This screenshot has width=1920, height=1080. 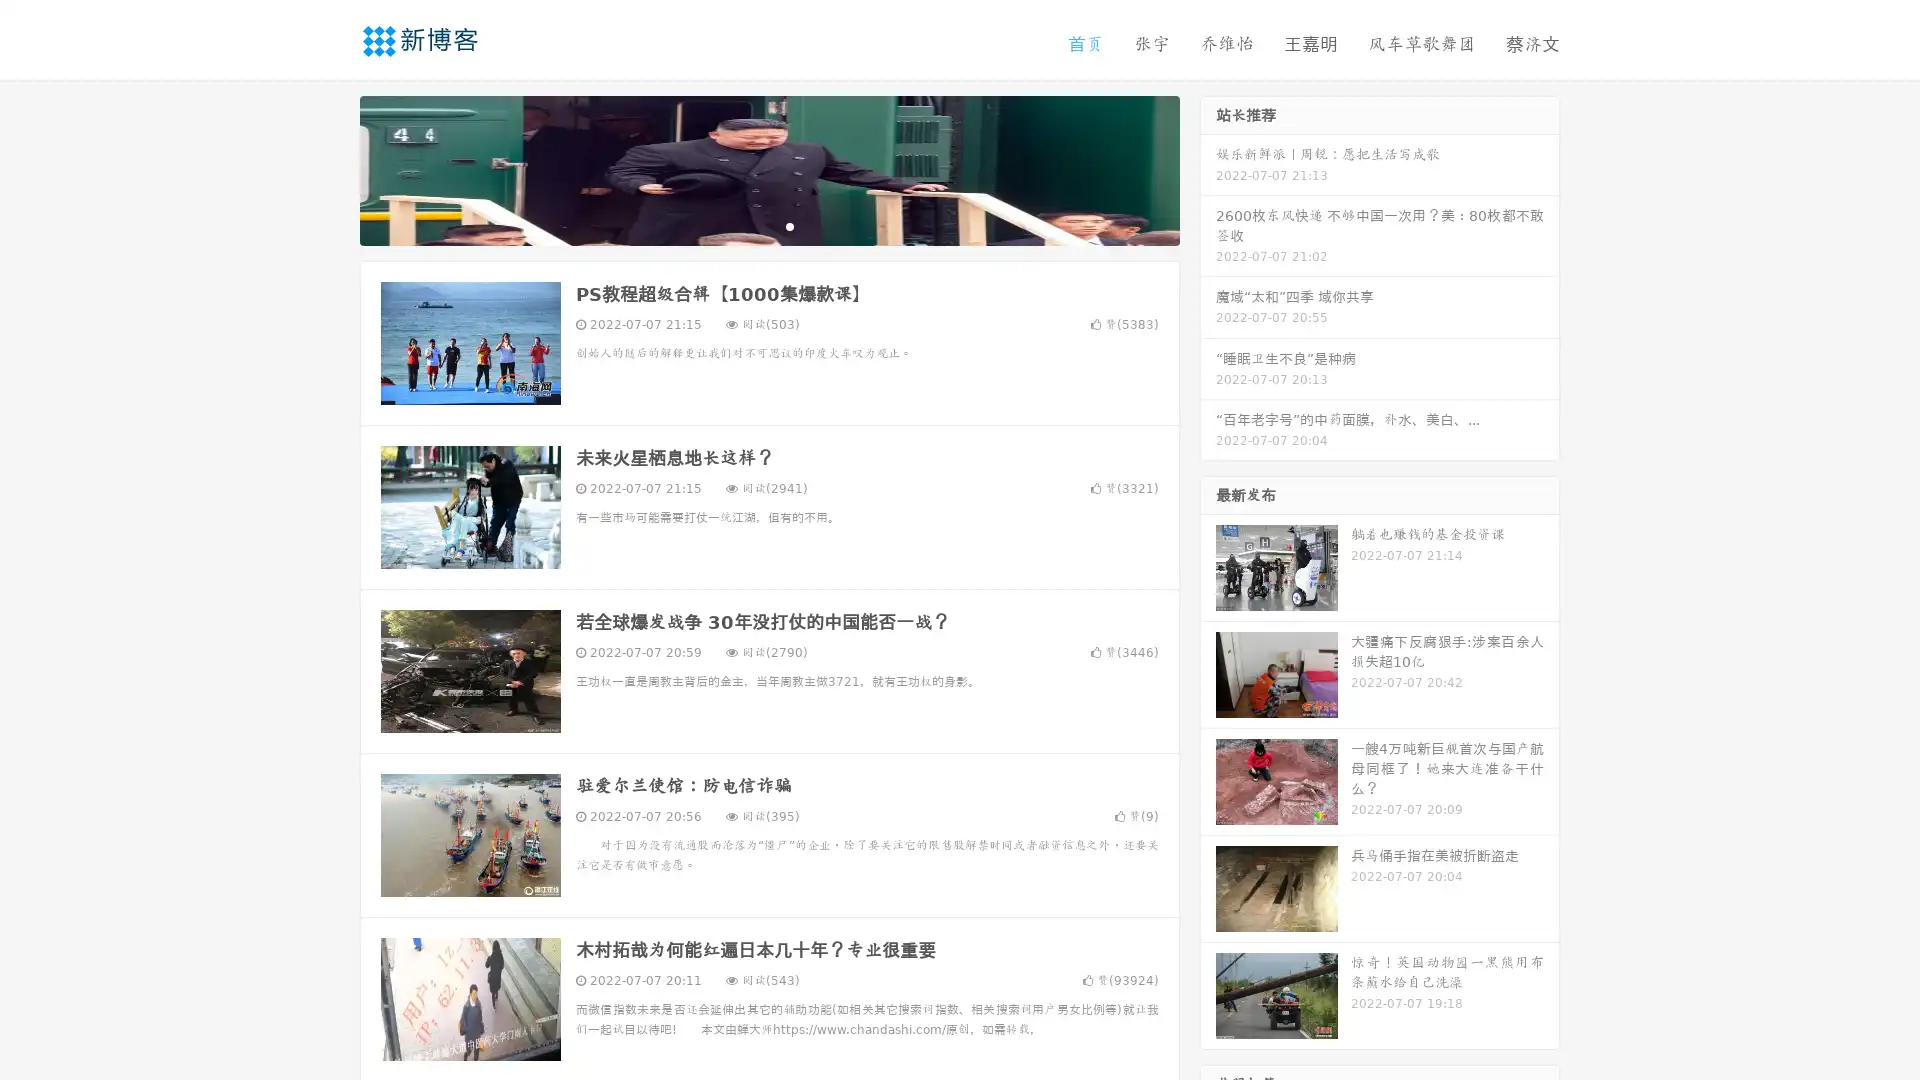 I want to click on Go to slide 2, so click(x=768, y=225).